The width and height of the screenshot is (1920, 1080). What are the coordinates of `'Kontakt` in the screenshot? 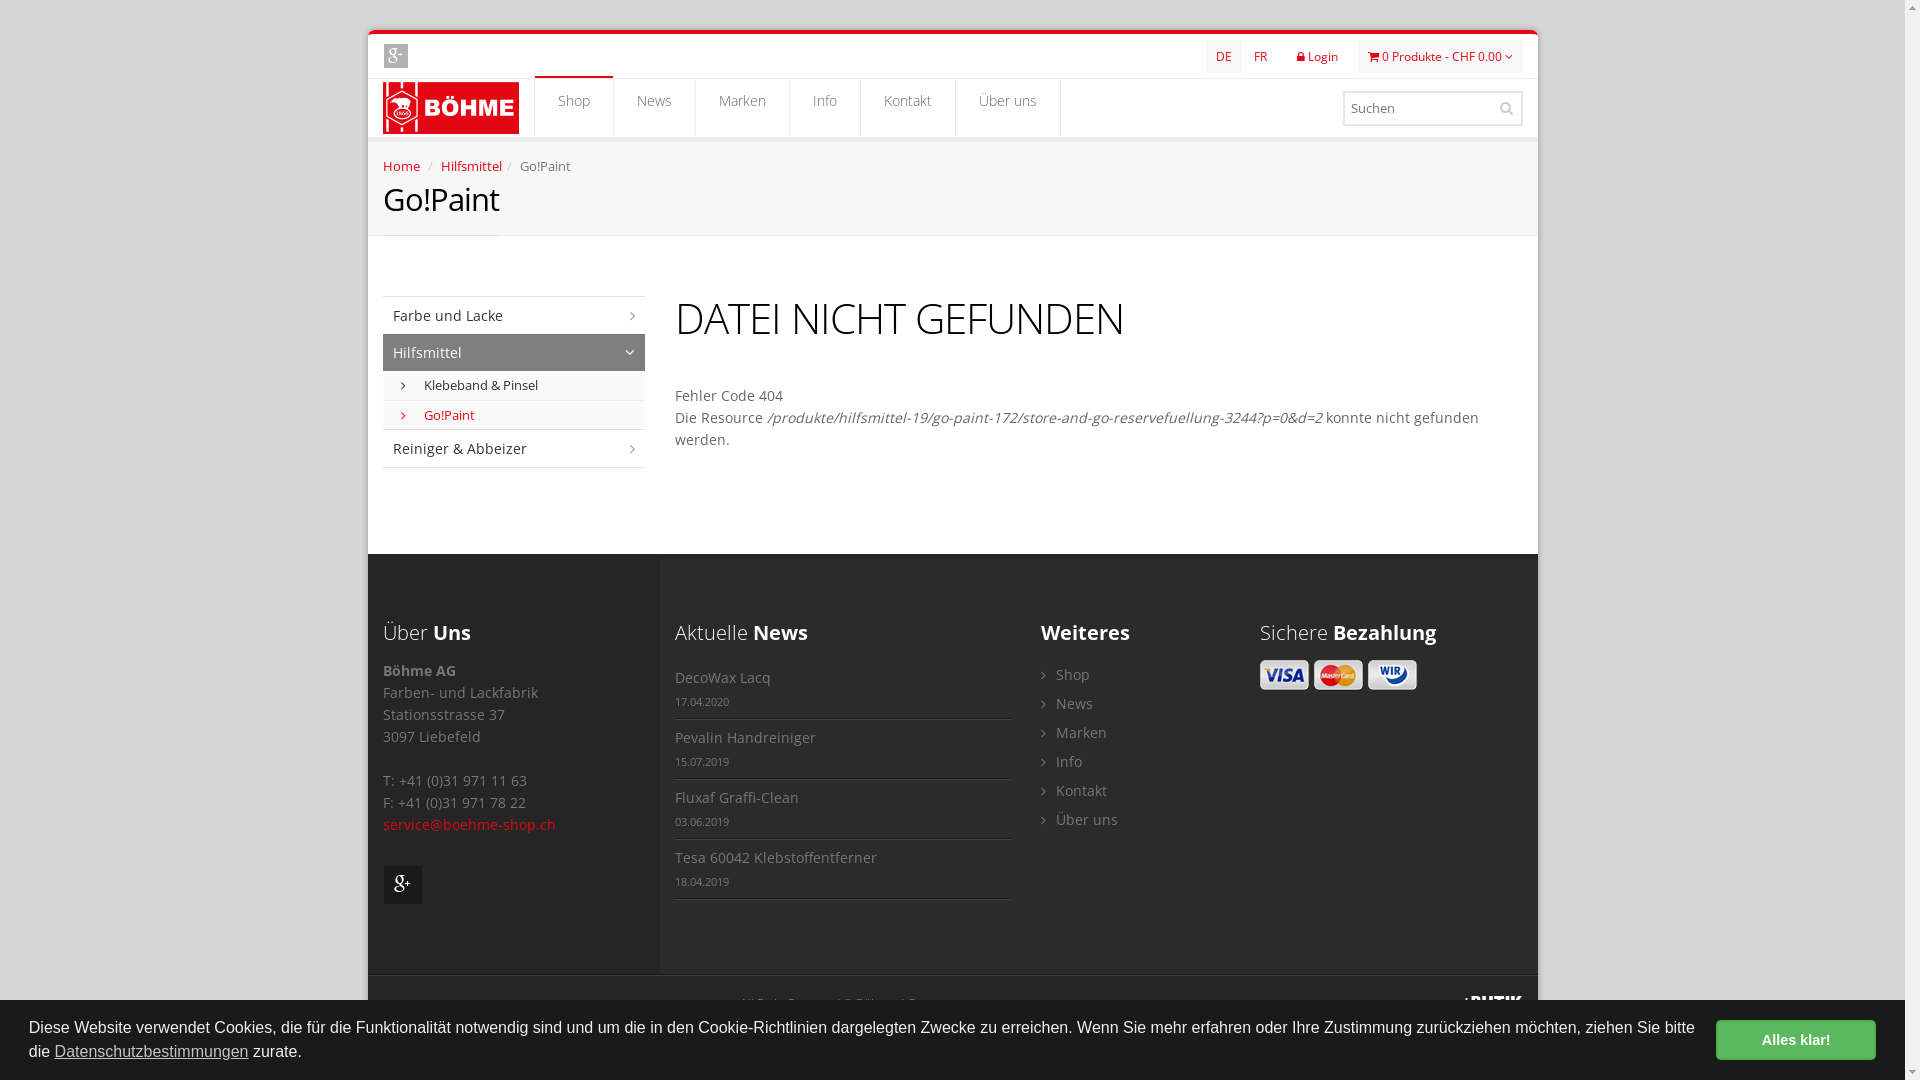 It's located at (906, 108).